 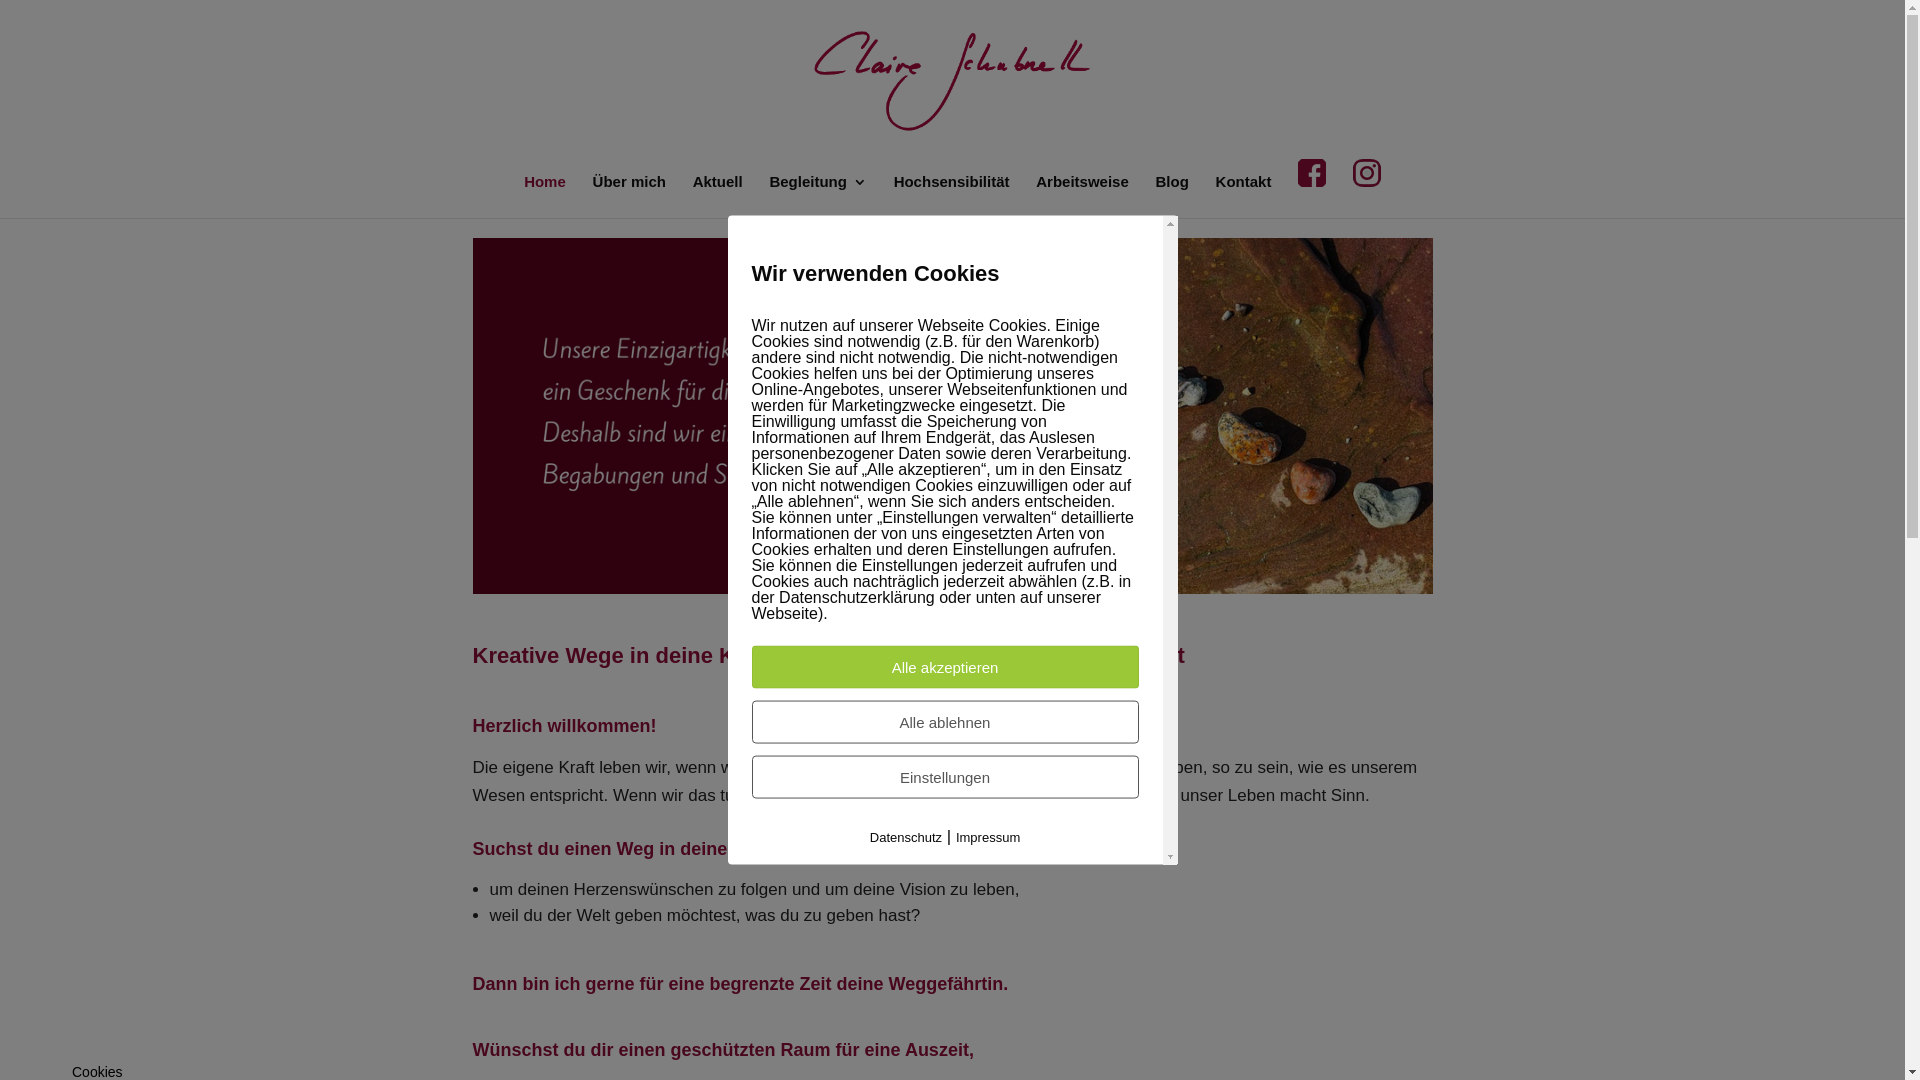 What do you see at coordinates (905, 837) in the screenshot?
I see `'Datenschutz'` at bounding box center [905, 837].